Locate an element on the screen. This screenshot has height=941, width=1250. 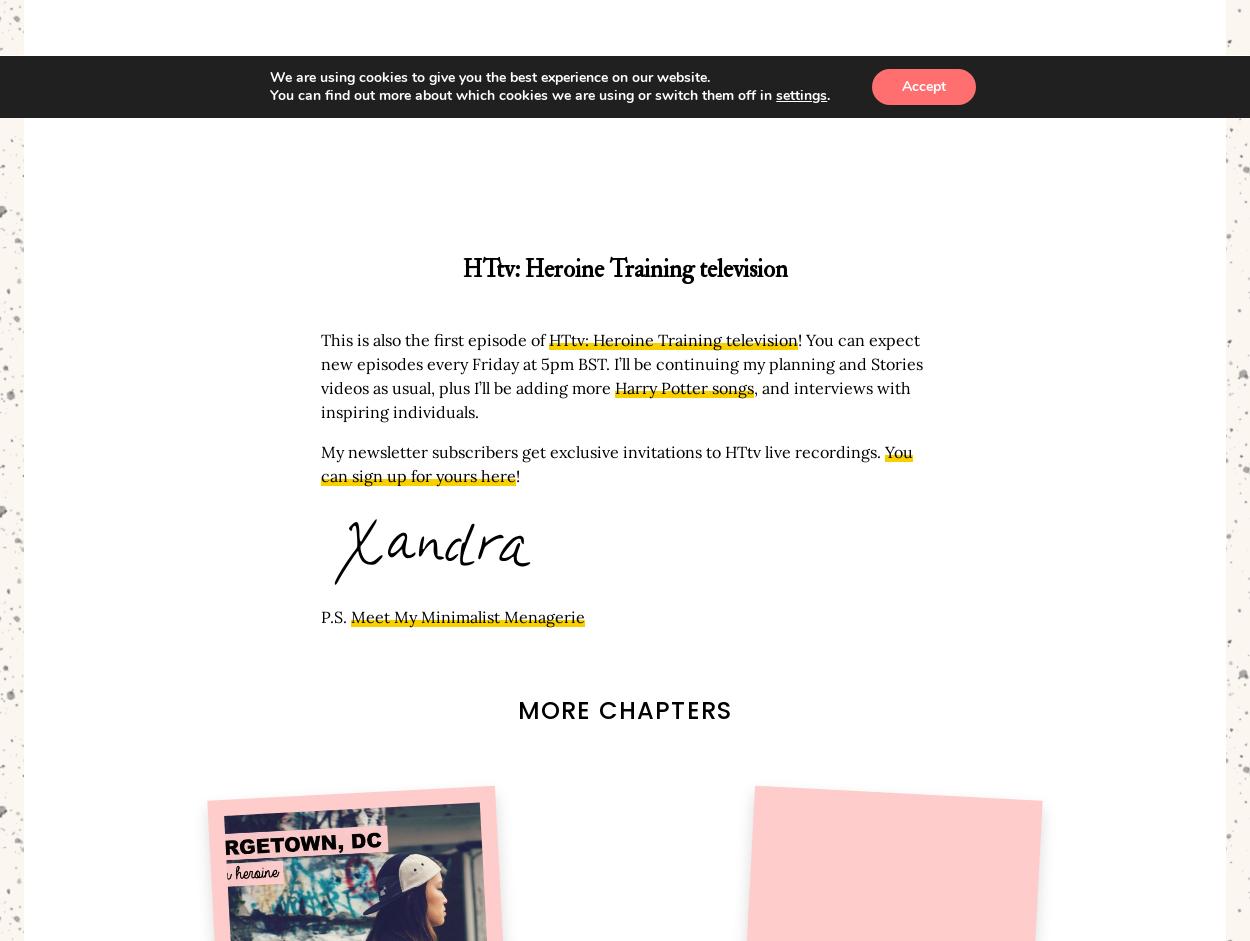
'P.S.' is located at coordinates (335, 617).